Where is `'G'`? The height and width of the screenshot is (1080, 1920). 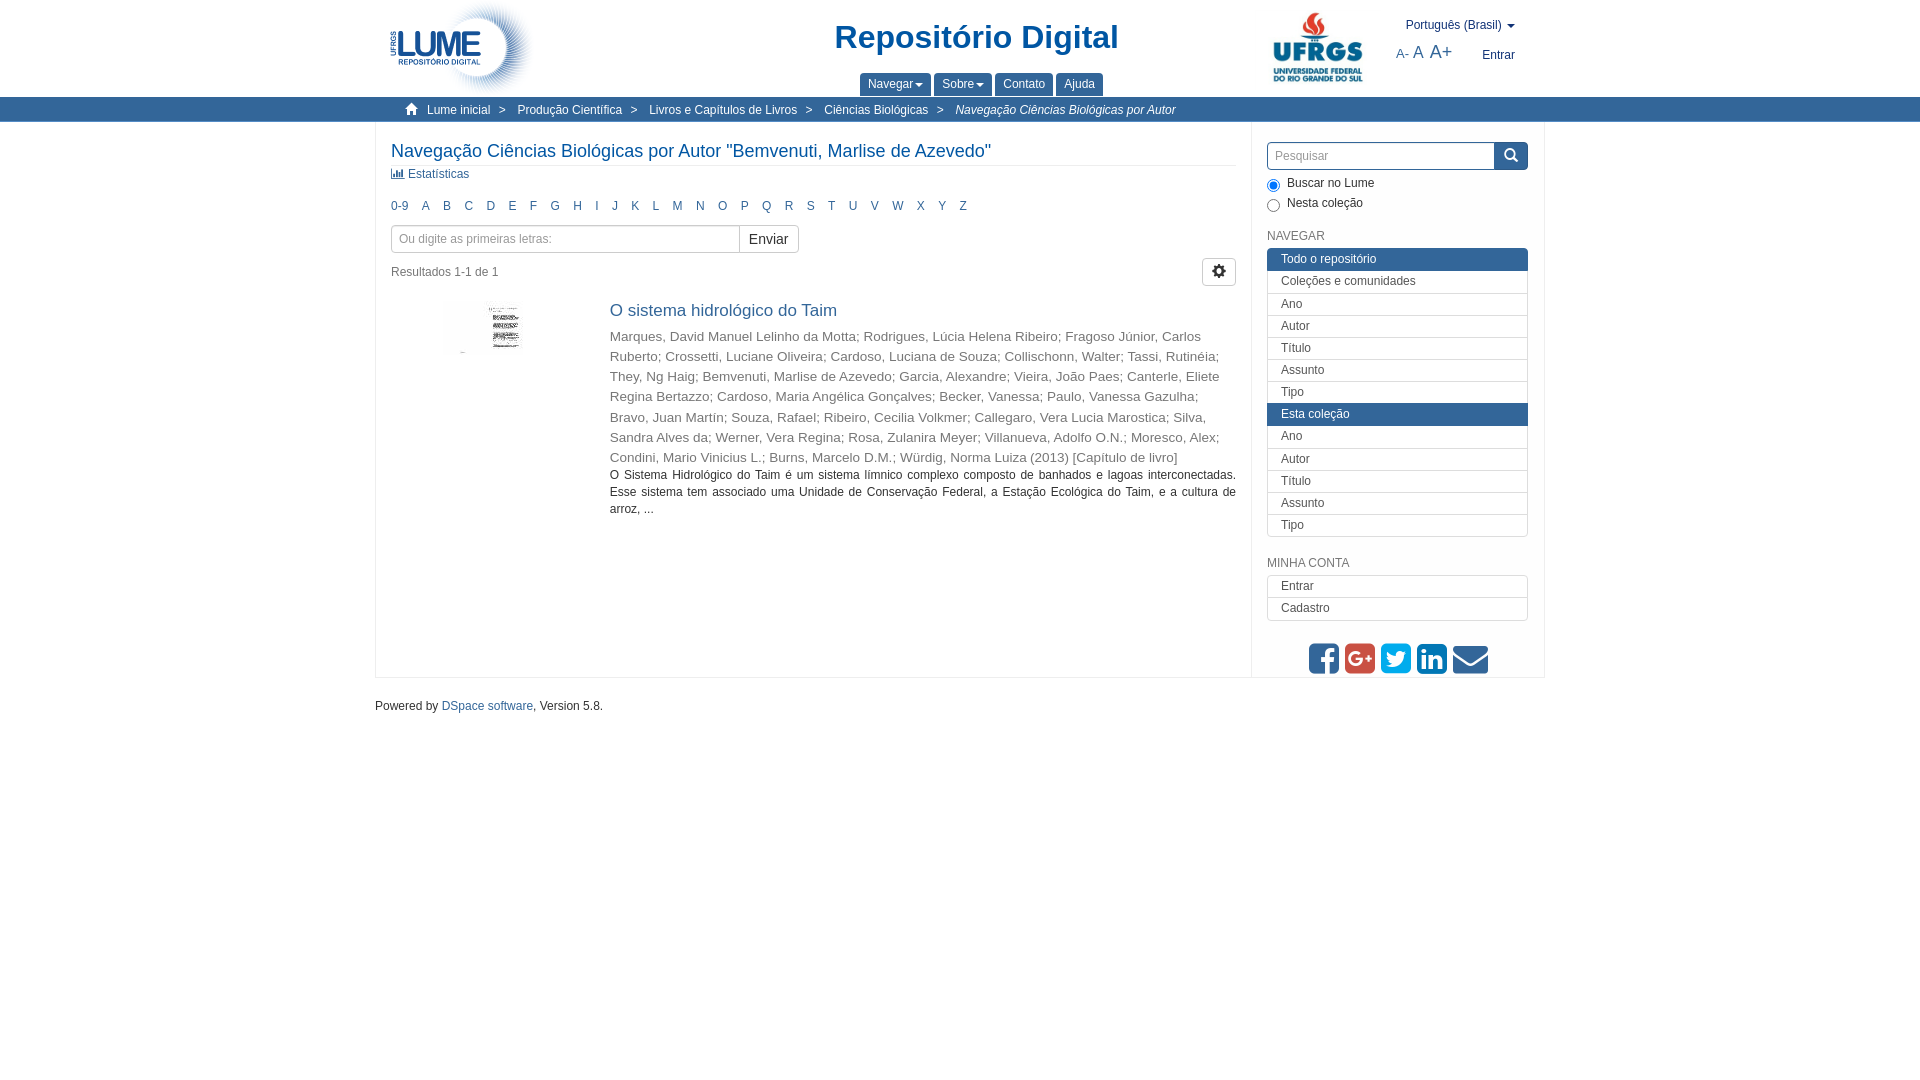 'G' is located at coordinates (554, 205).